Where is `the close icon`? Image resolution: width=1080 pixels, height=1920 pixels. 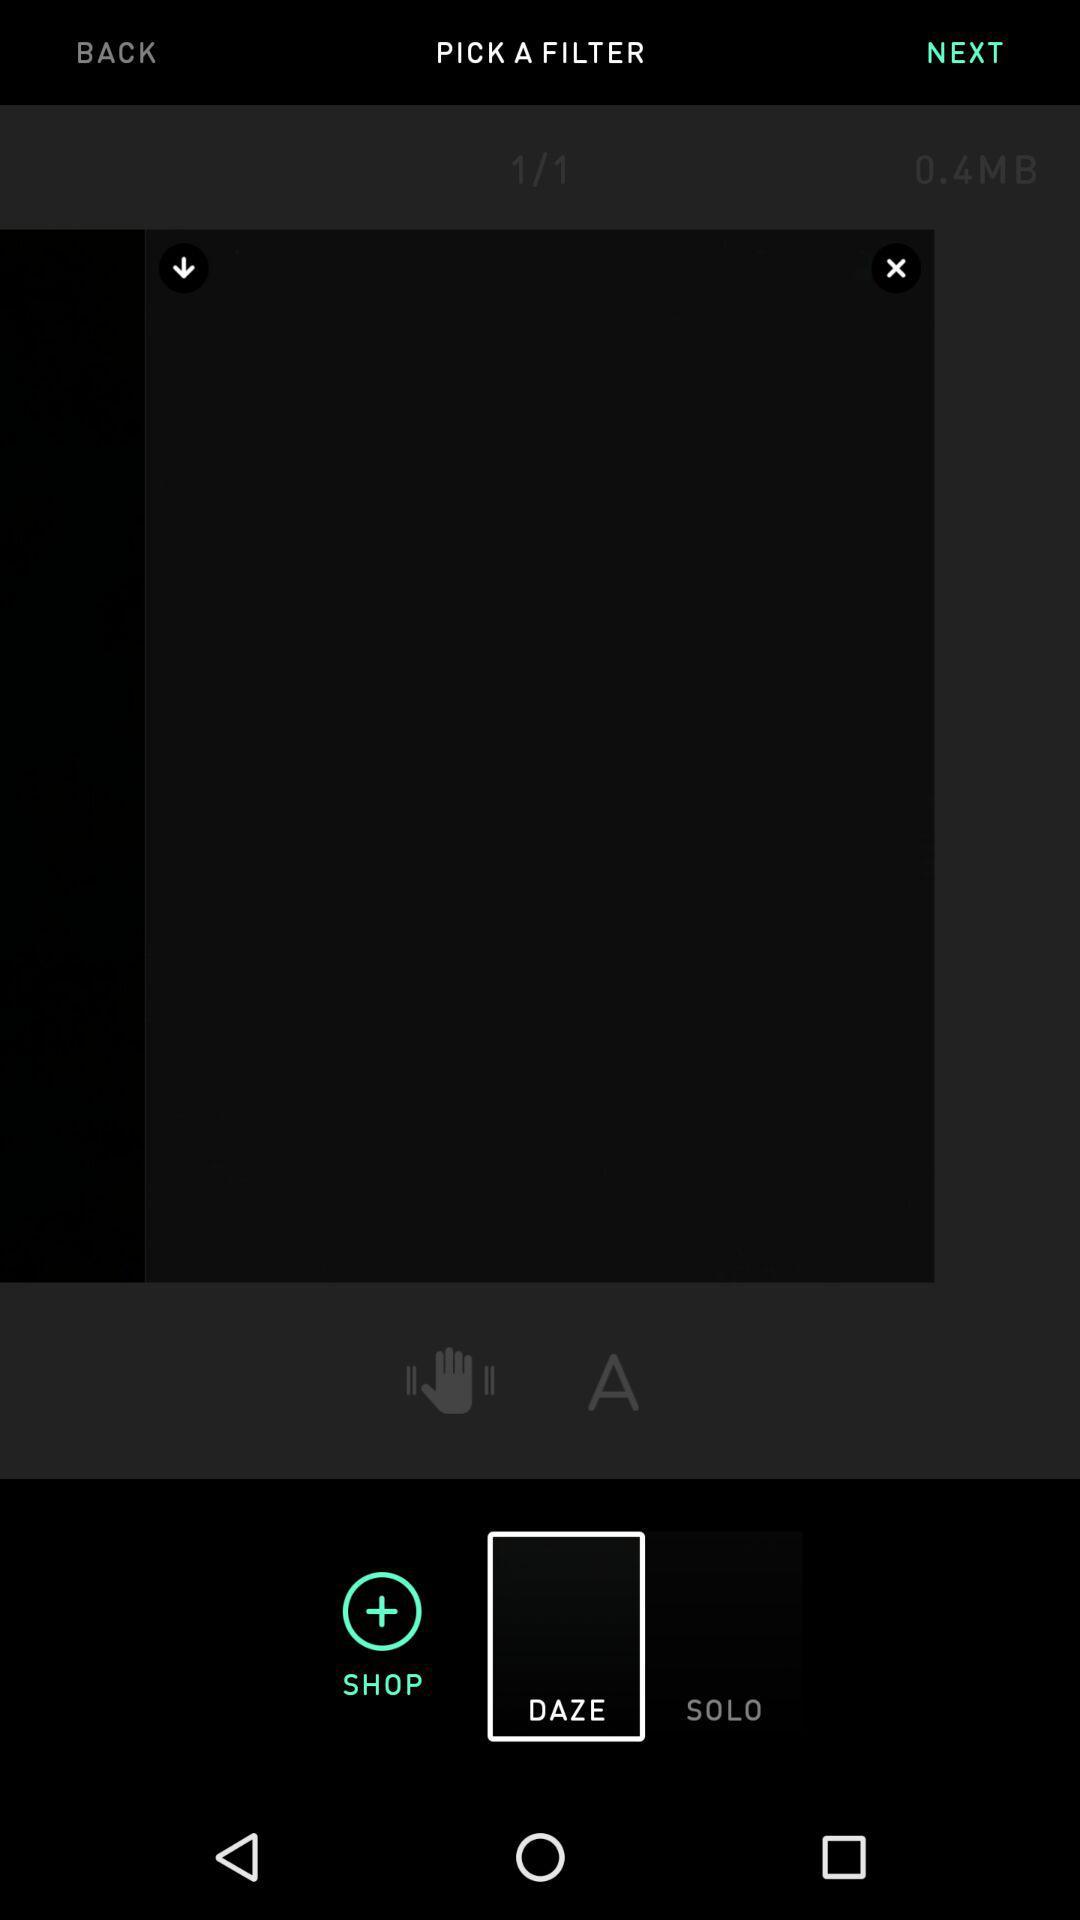
the close icon is located at coordinates (895, 267).